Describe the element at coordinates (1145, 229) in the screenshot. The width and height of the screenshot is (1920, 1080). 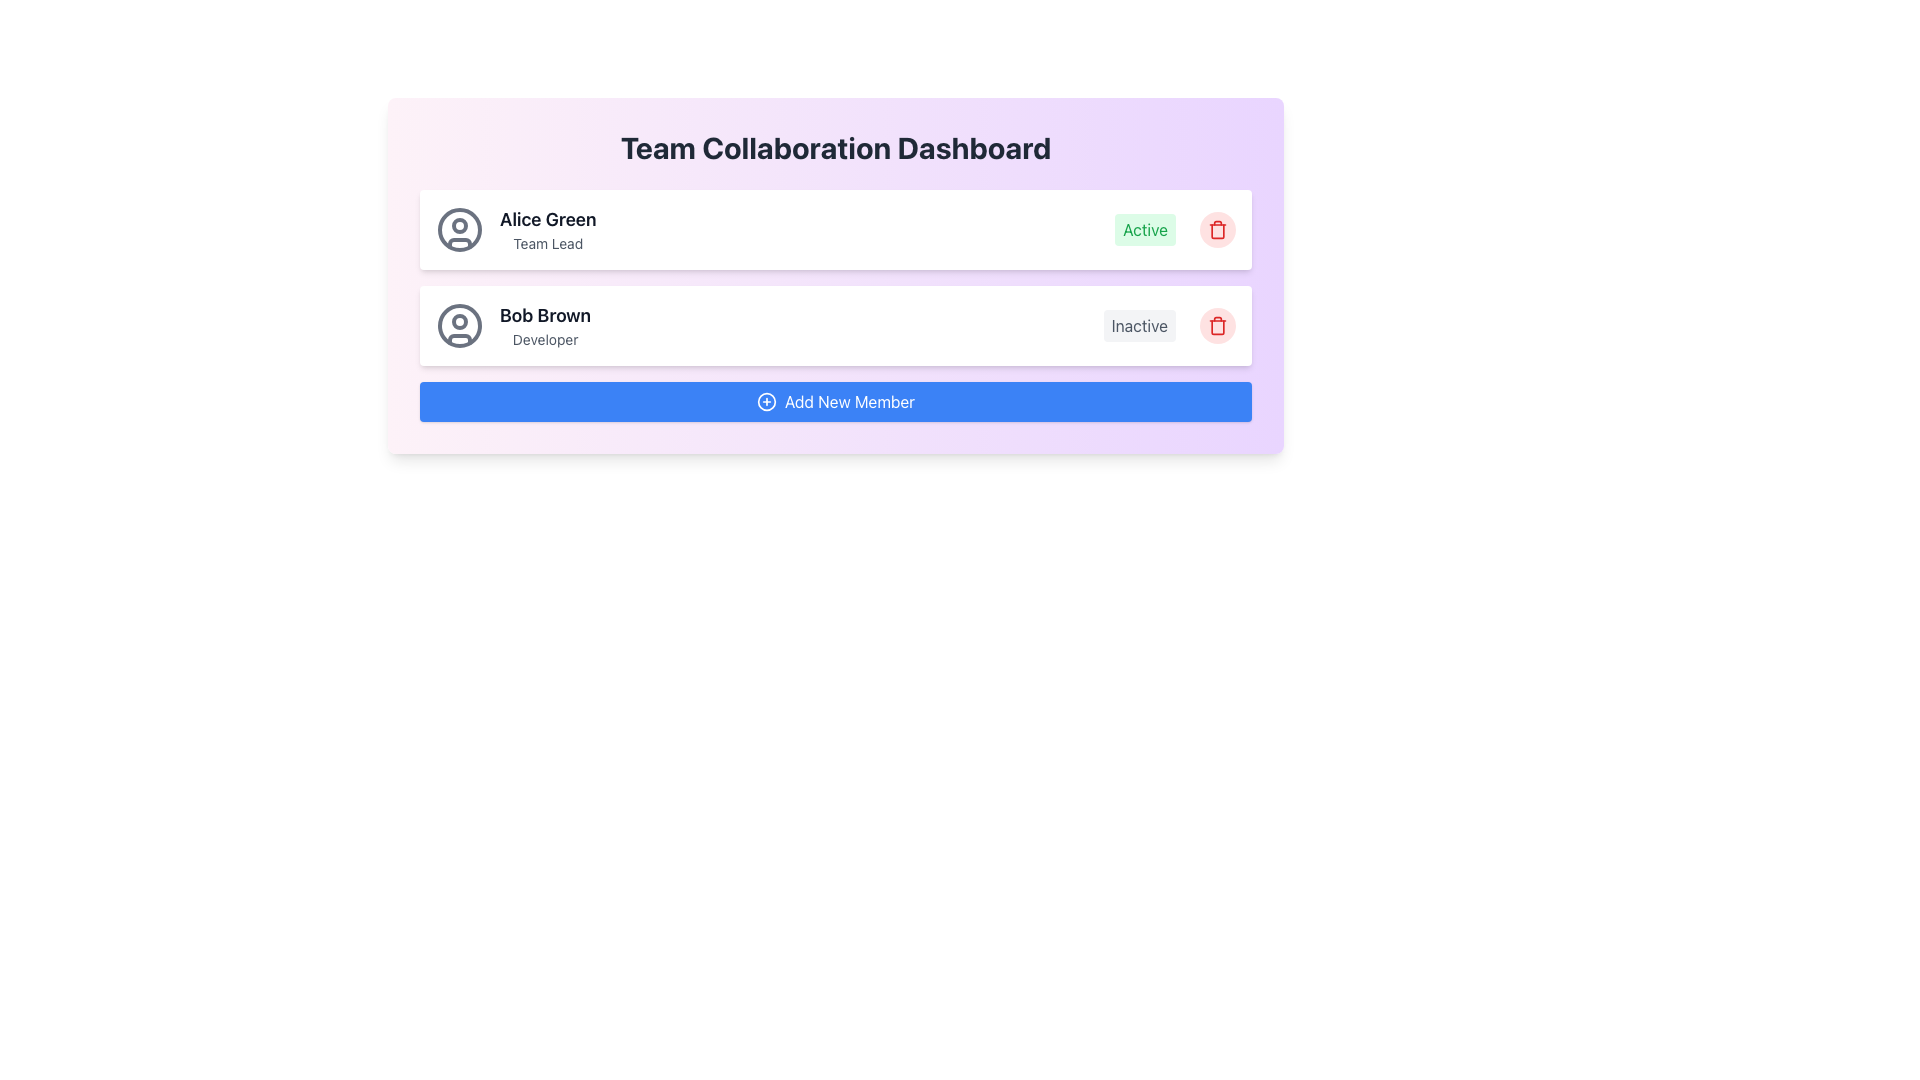
I see `the green text label displaying 'Active' next to the name 'Alice Green', who is a 'Team Lead', located in the top row of the dashboard interface` at that location.